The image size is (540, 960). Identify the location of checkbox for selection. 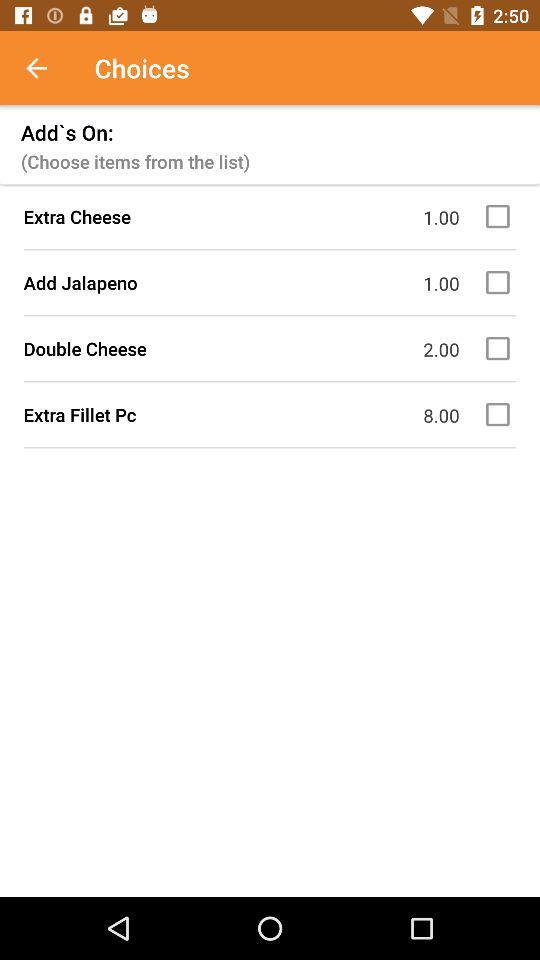
(500, 216).